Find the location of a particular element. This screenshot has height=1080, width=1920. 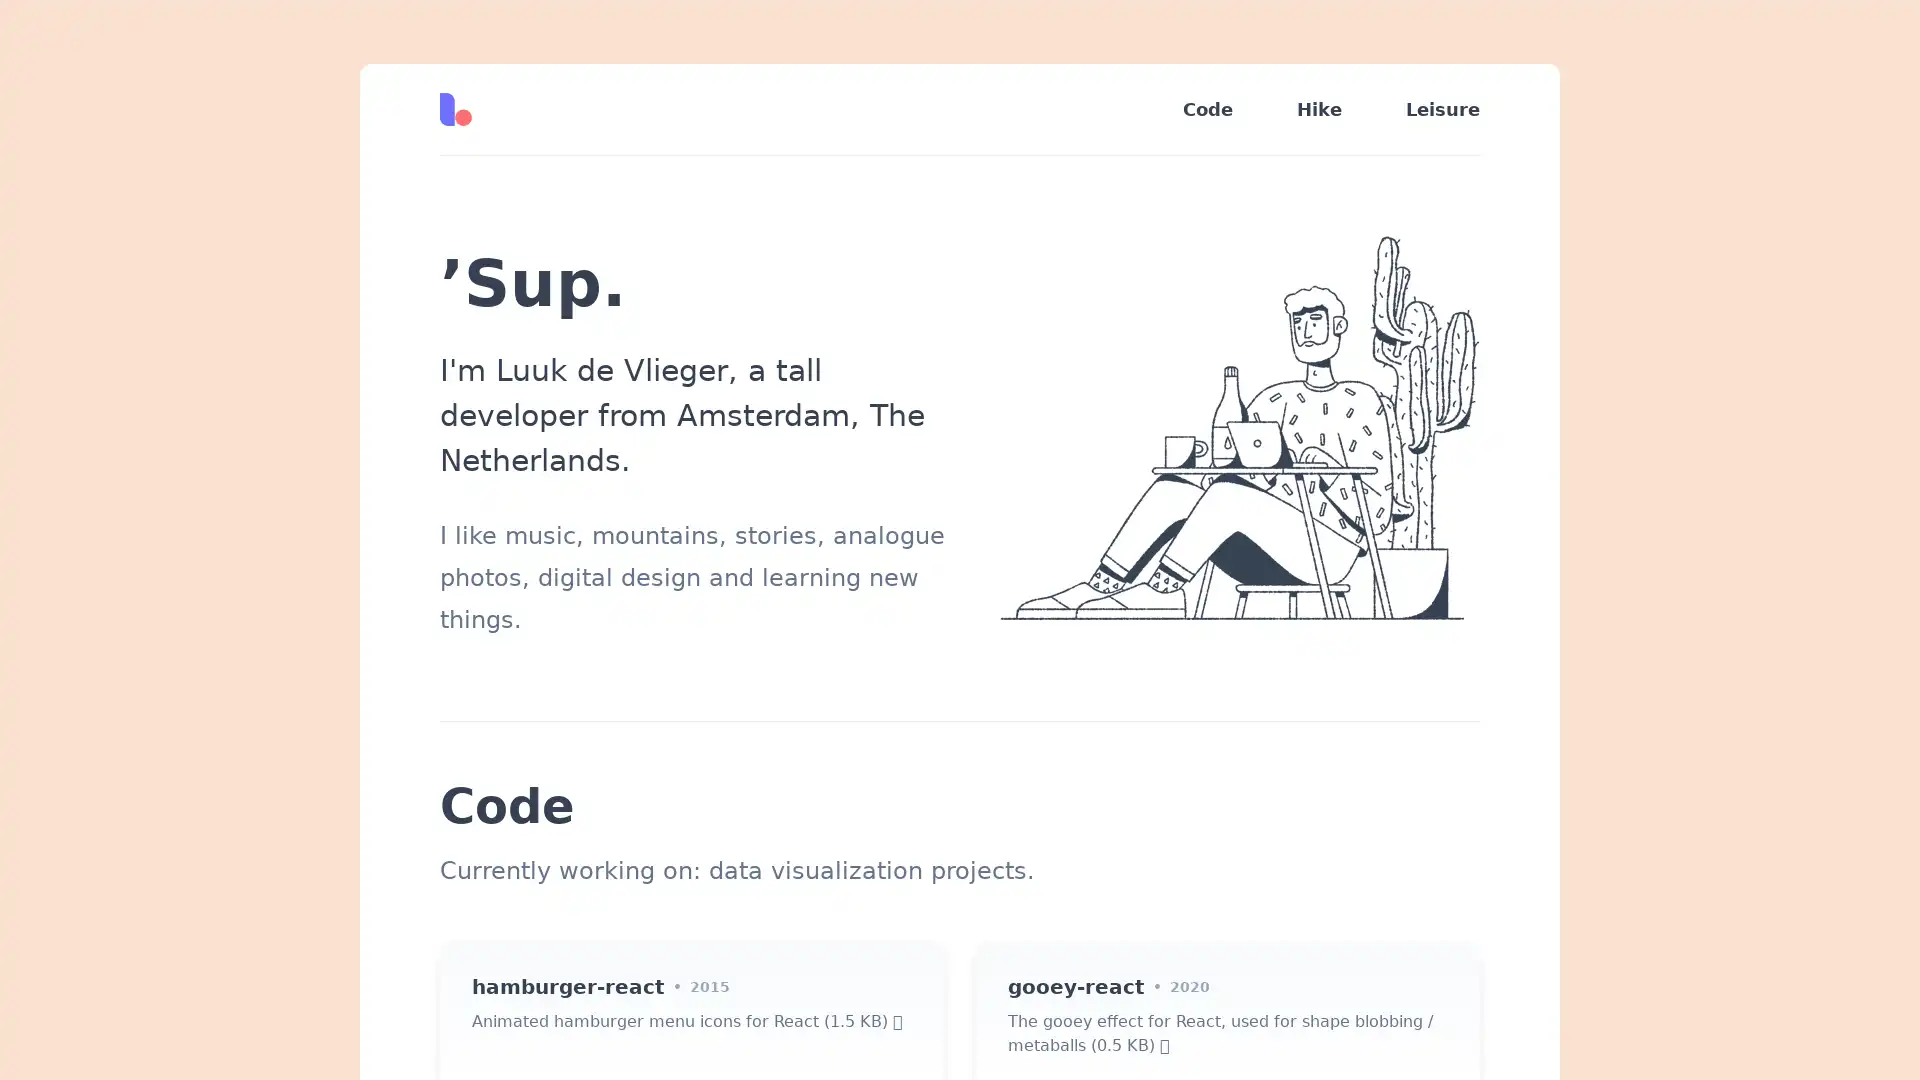

Leisure is located at coordinates (1425, 109).